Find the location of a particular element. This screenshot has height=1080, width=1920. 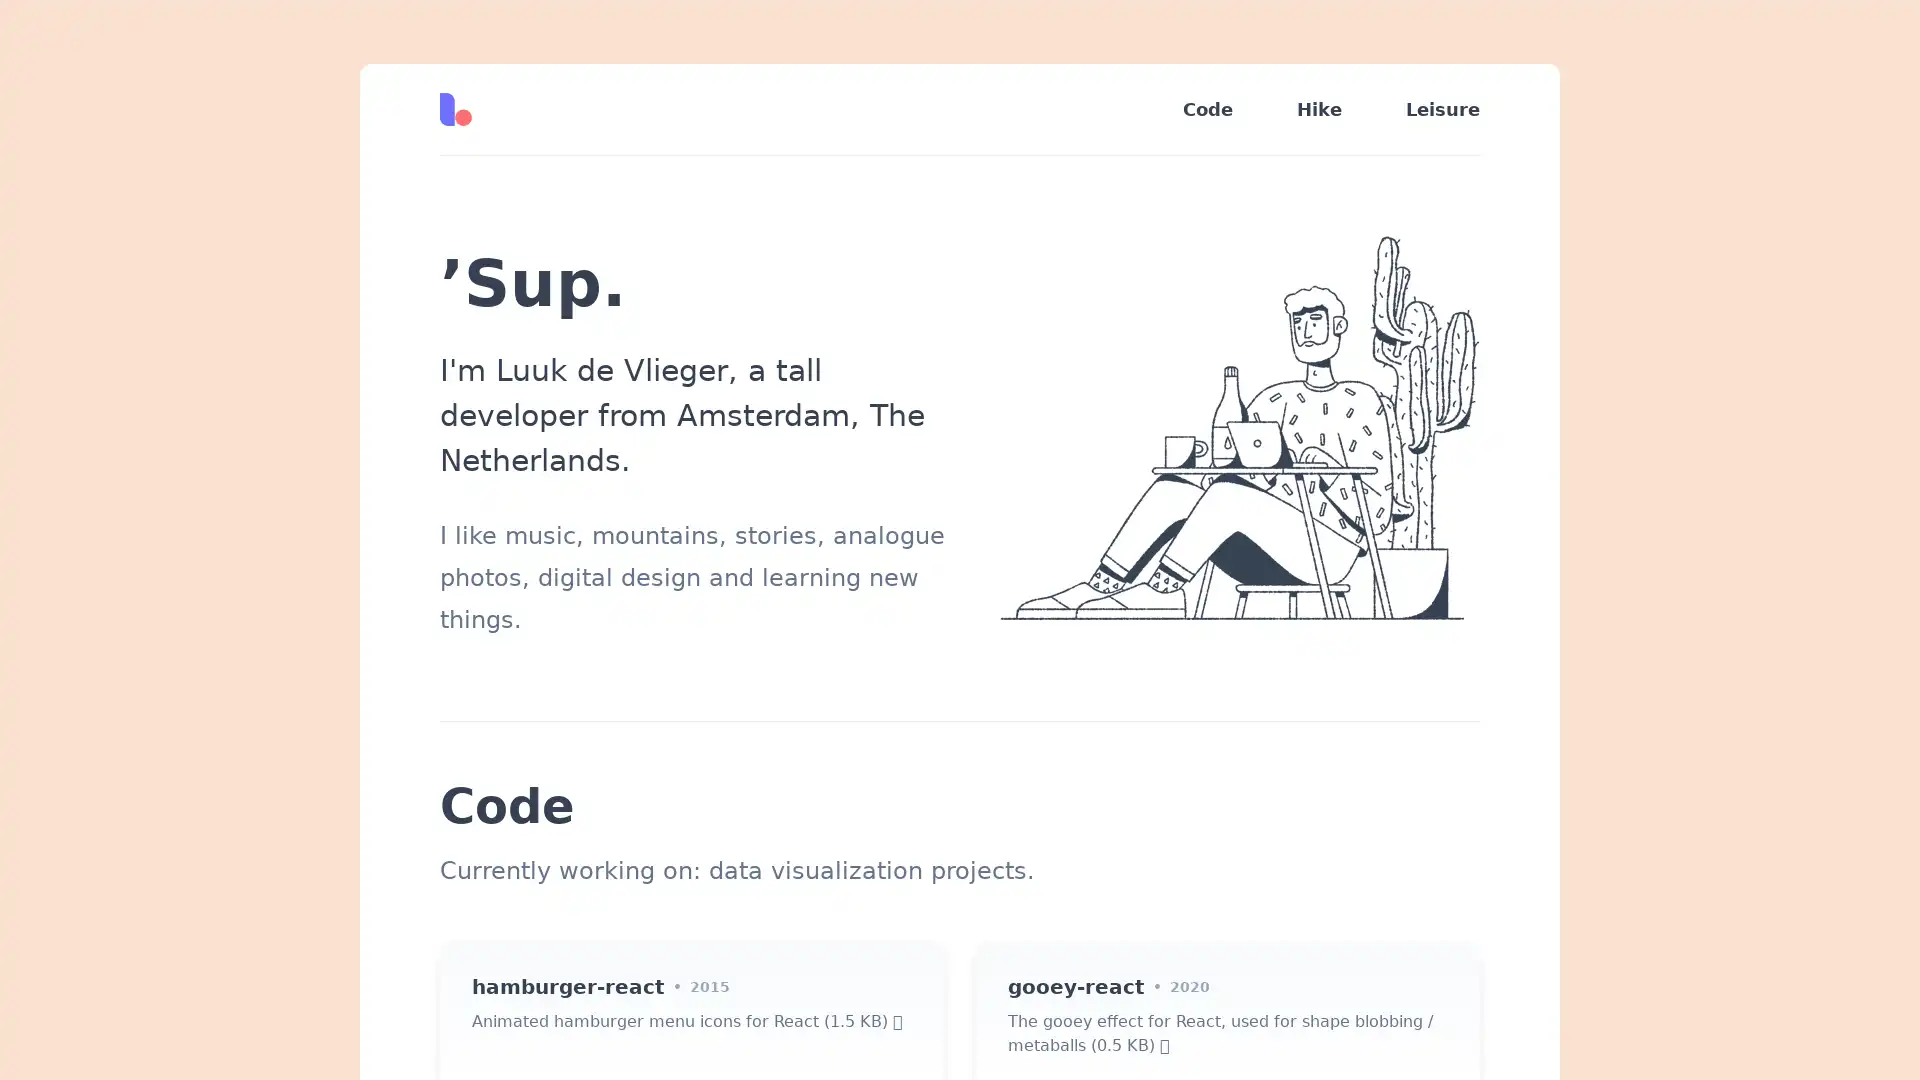

Leisure is located at coordinates (1425, 109).